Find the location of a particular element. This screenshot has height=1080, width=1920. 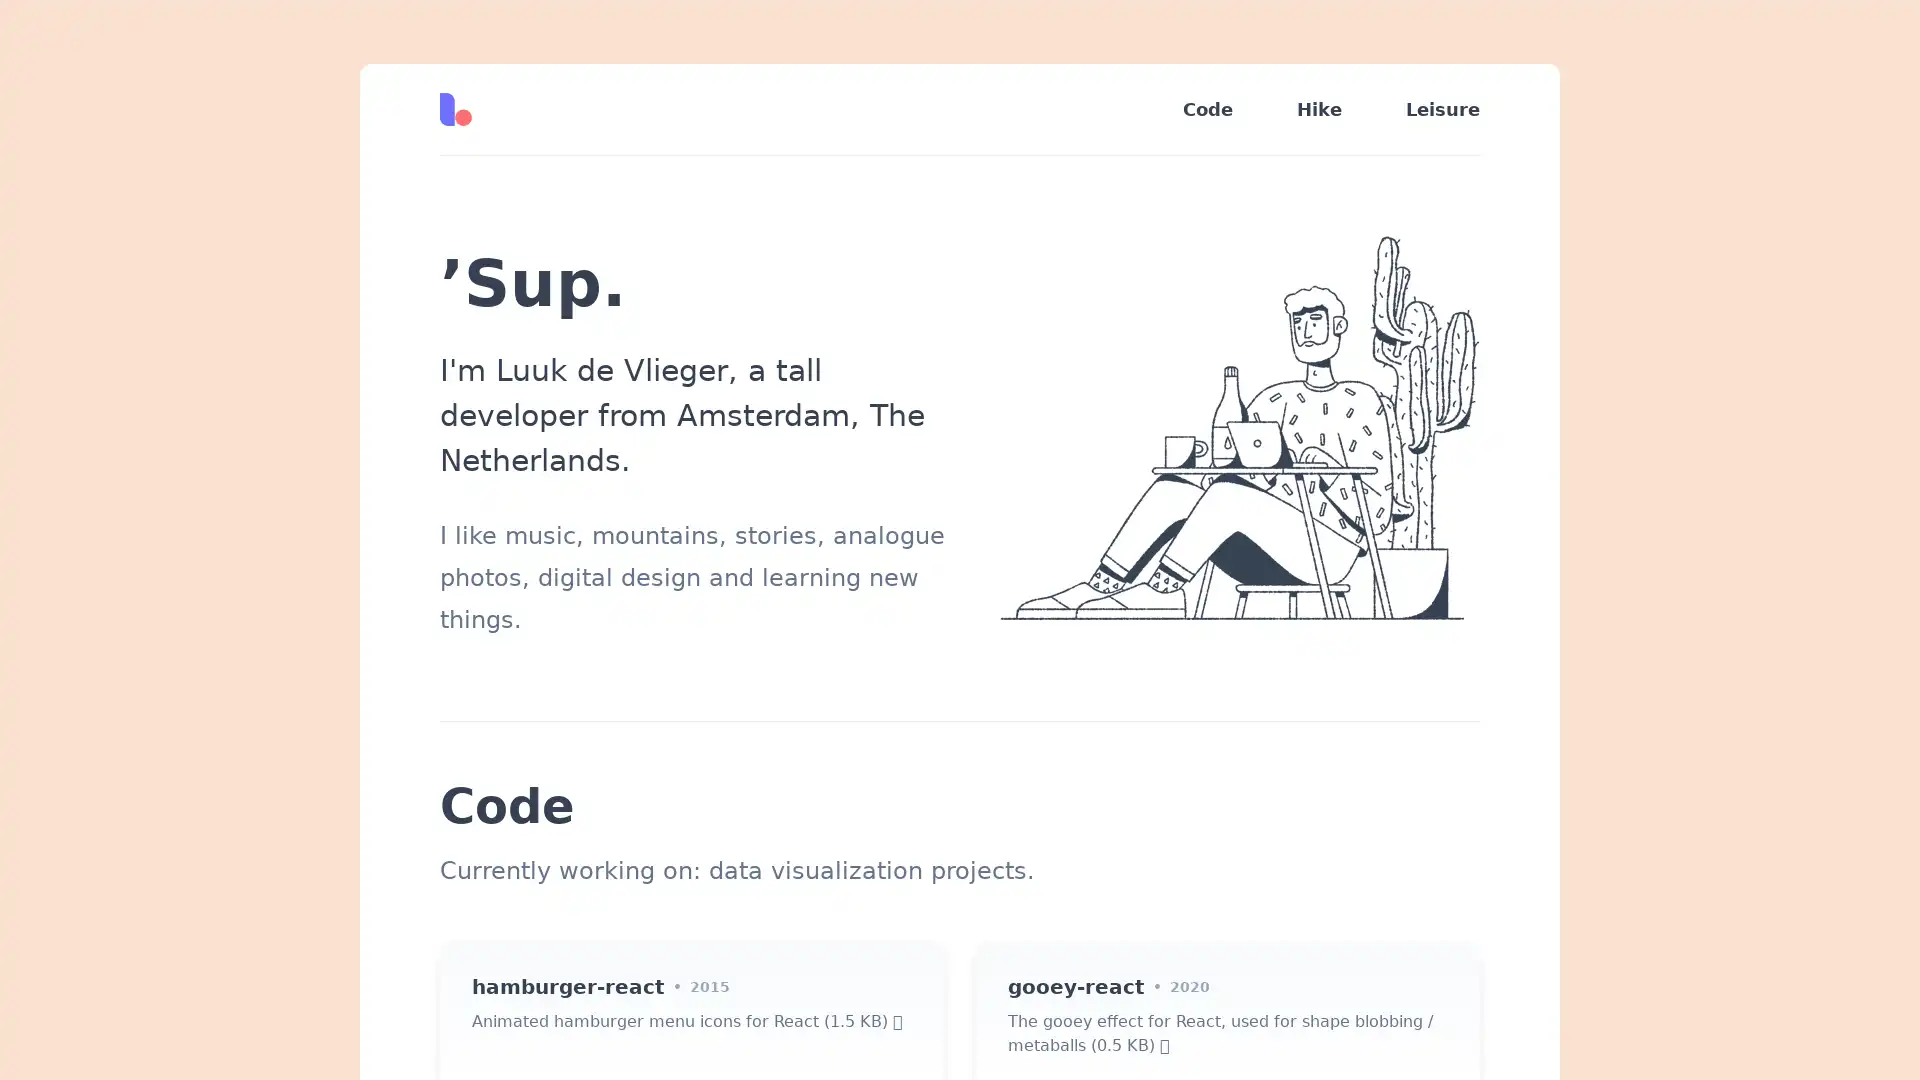

Leisure is located at coordinates (1425, 109).